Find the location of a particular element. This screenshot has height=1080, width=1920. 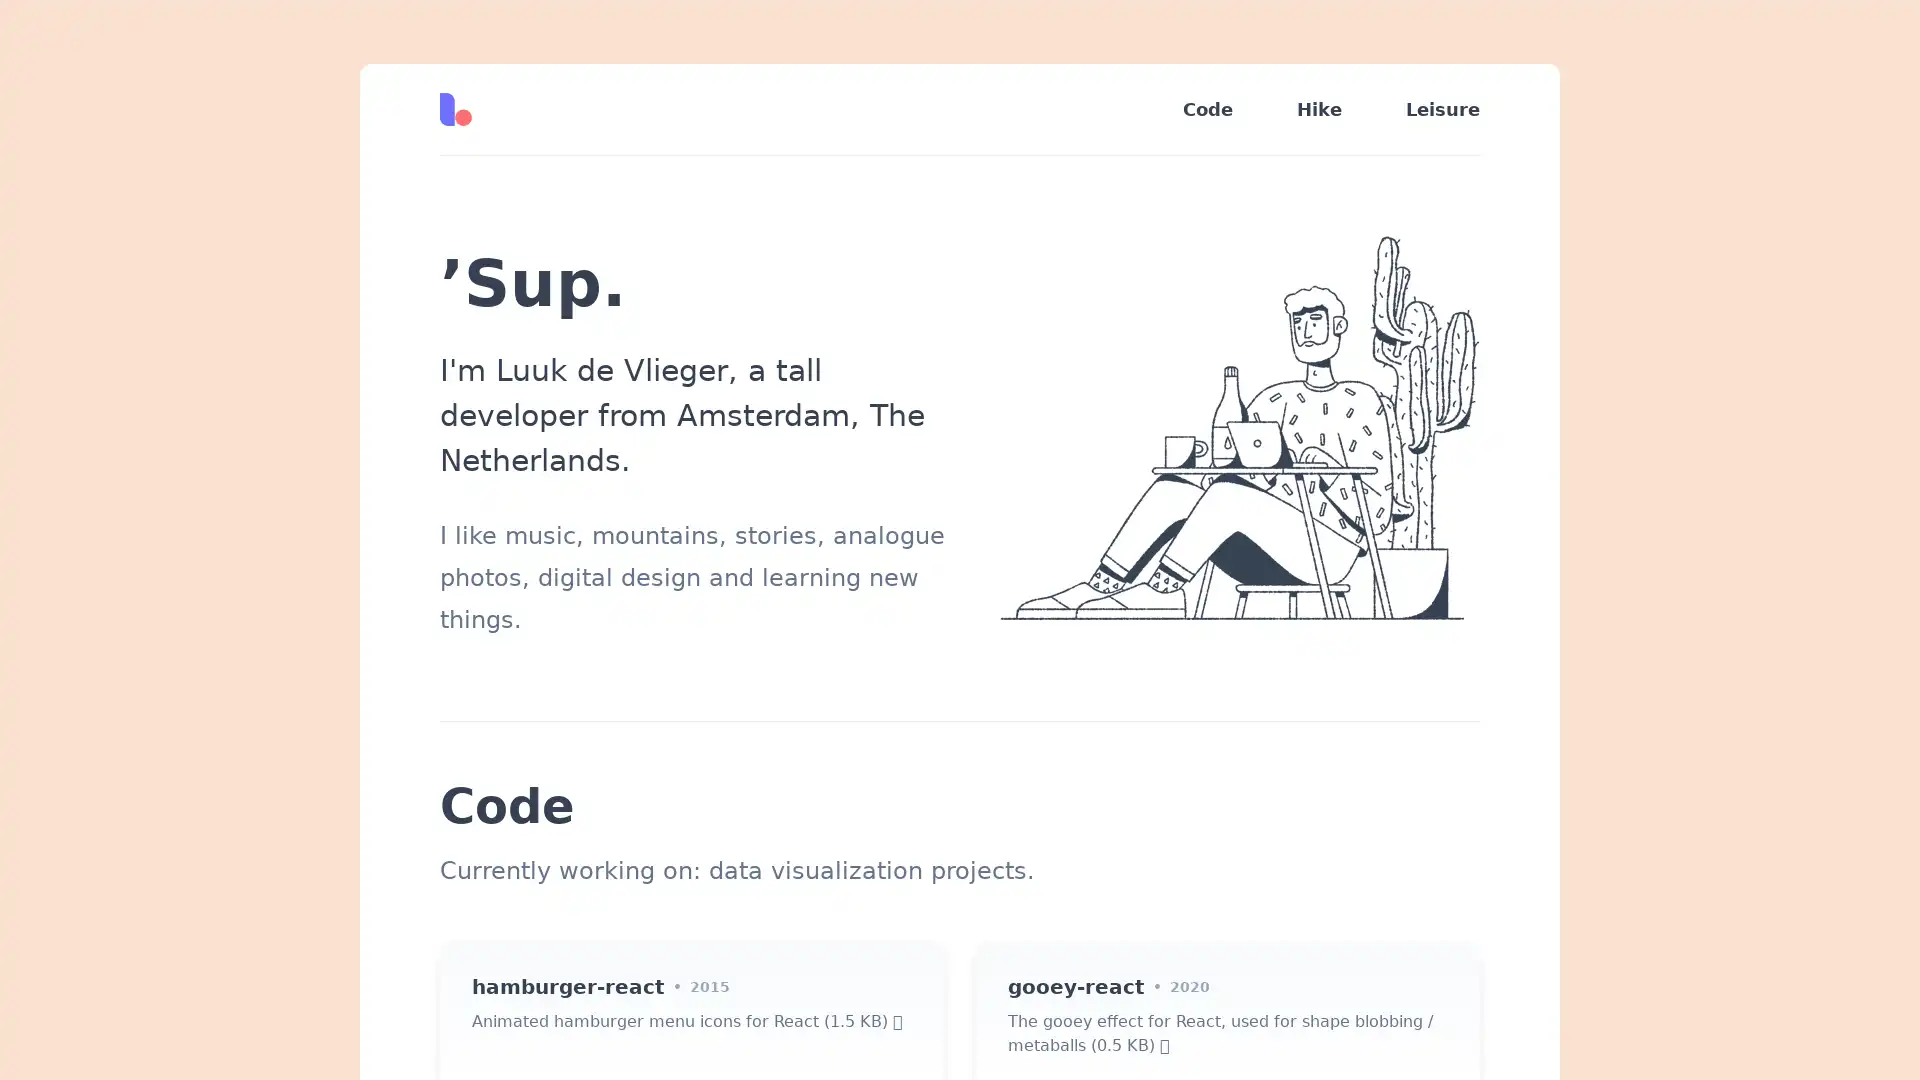

Leisure is located at coordinates (1425, 109).